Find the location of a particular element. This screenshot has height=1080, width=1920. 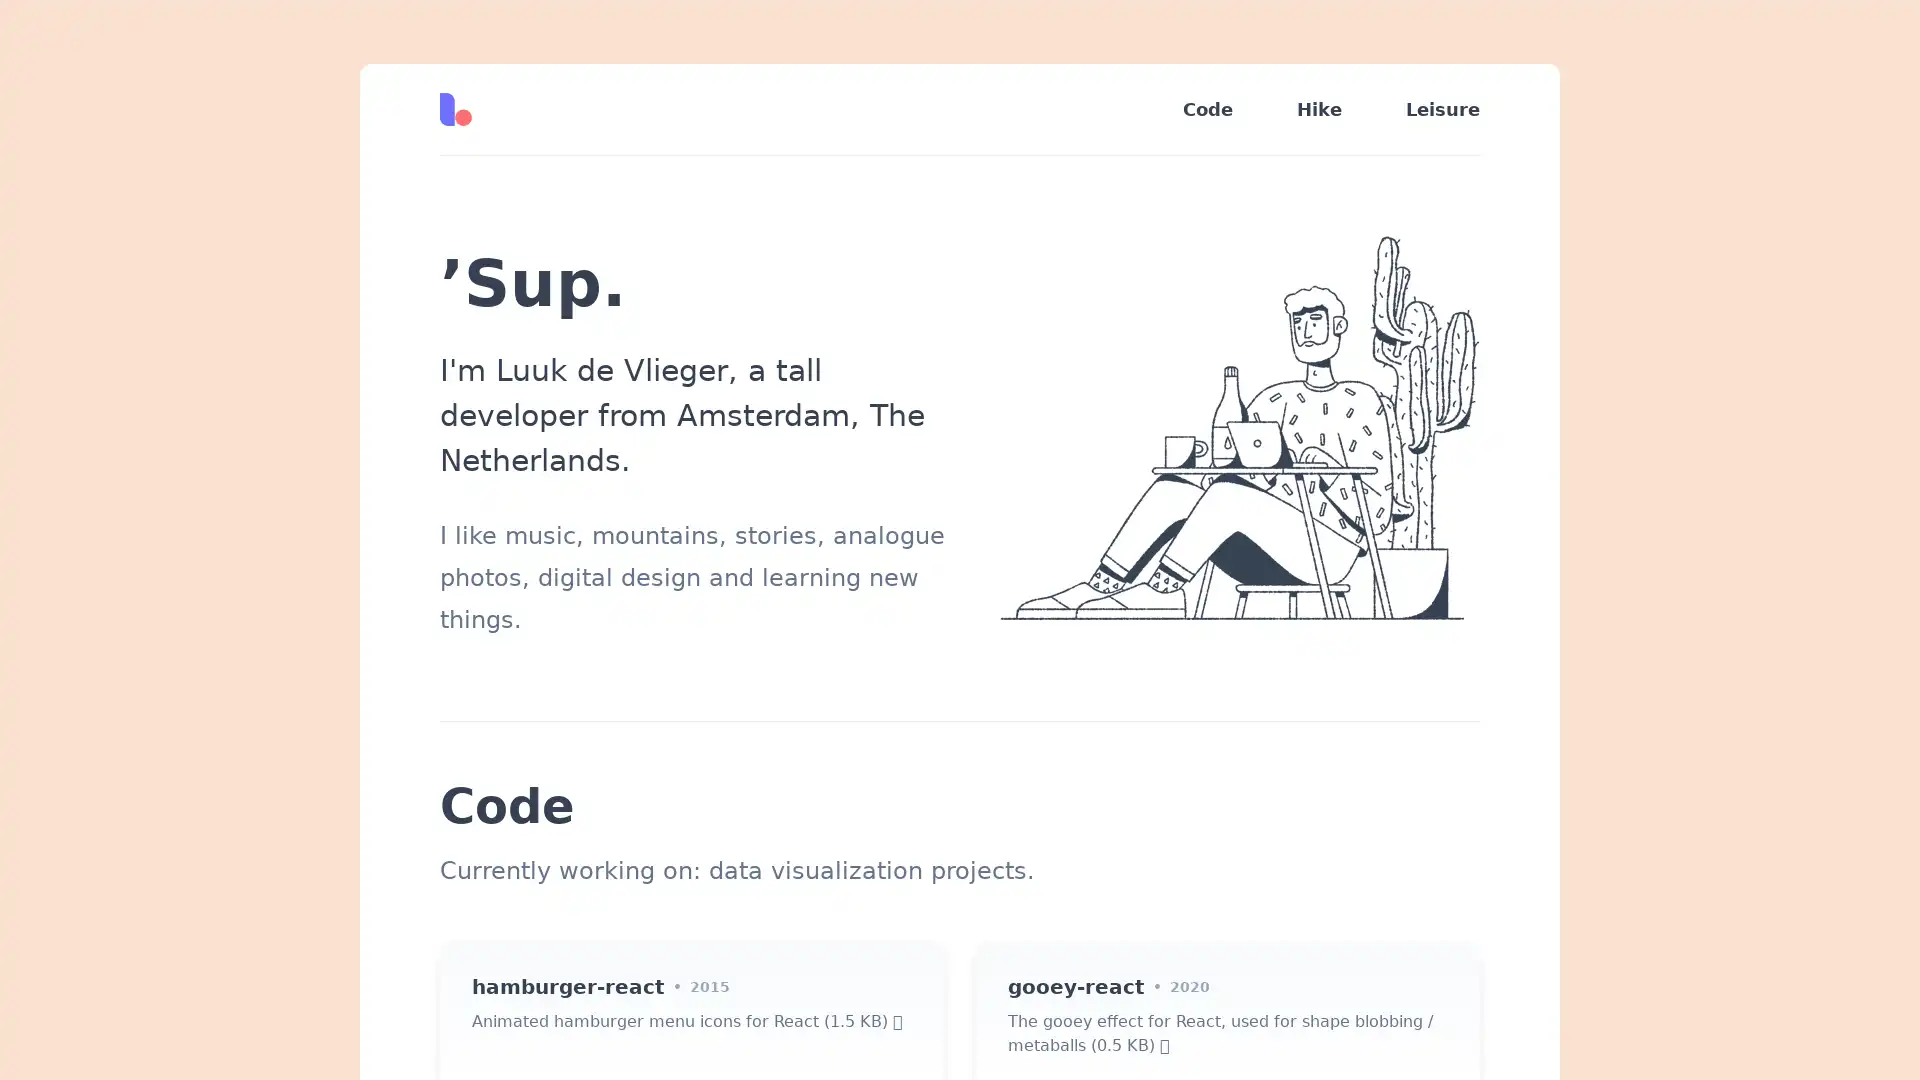

Leisure is located at coordinates (1425, 109).